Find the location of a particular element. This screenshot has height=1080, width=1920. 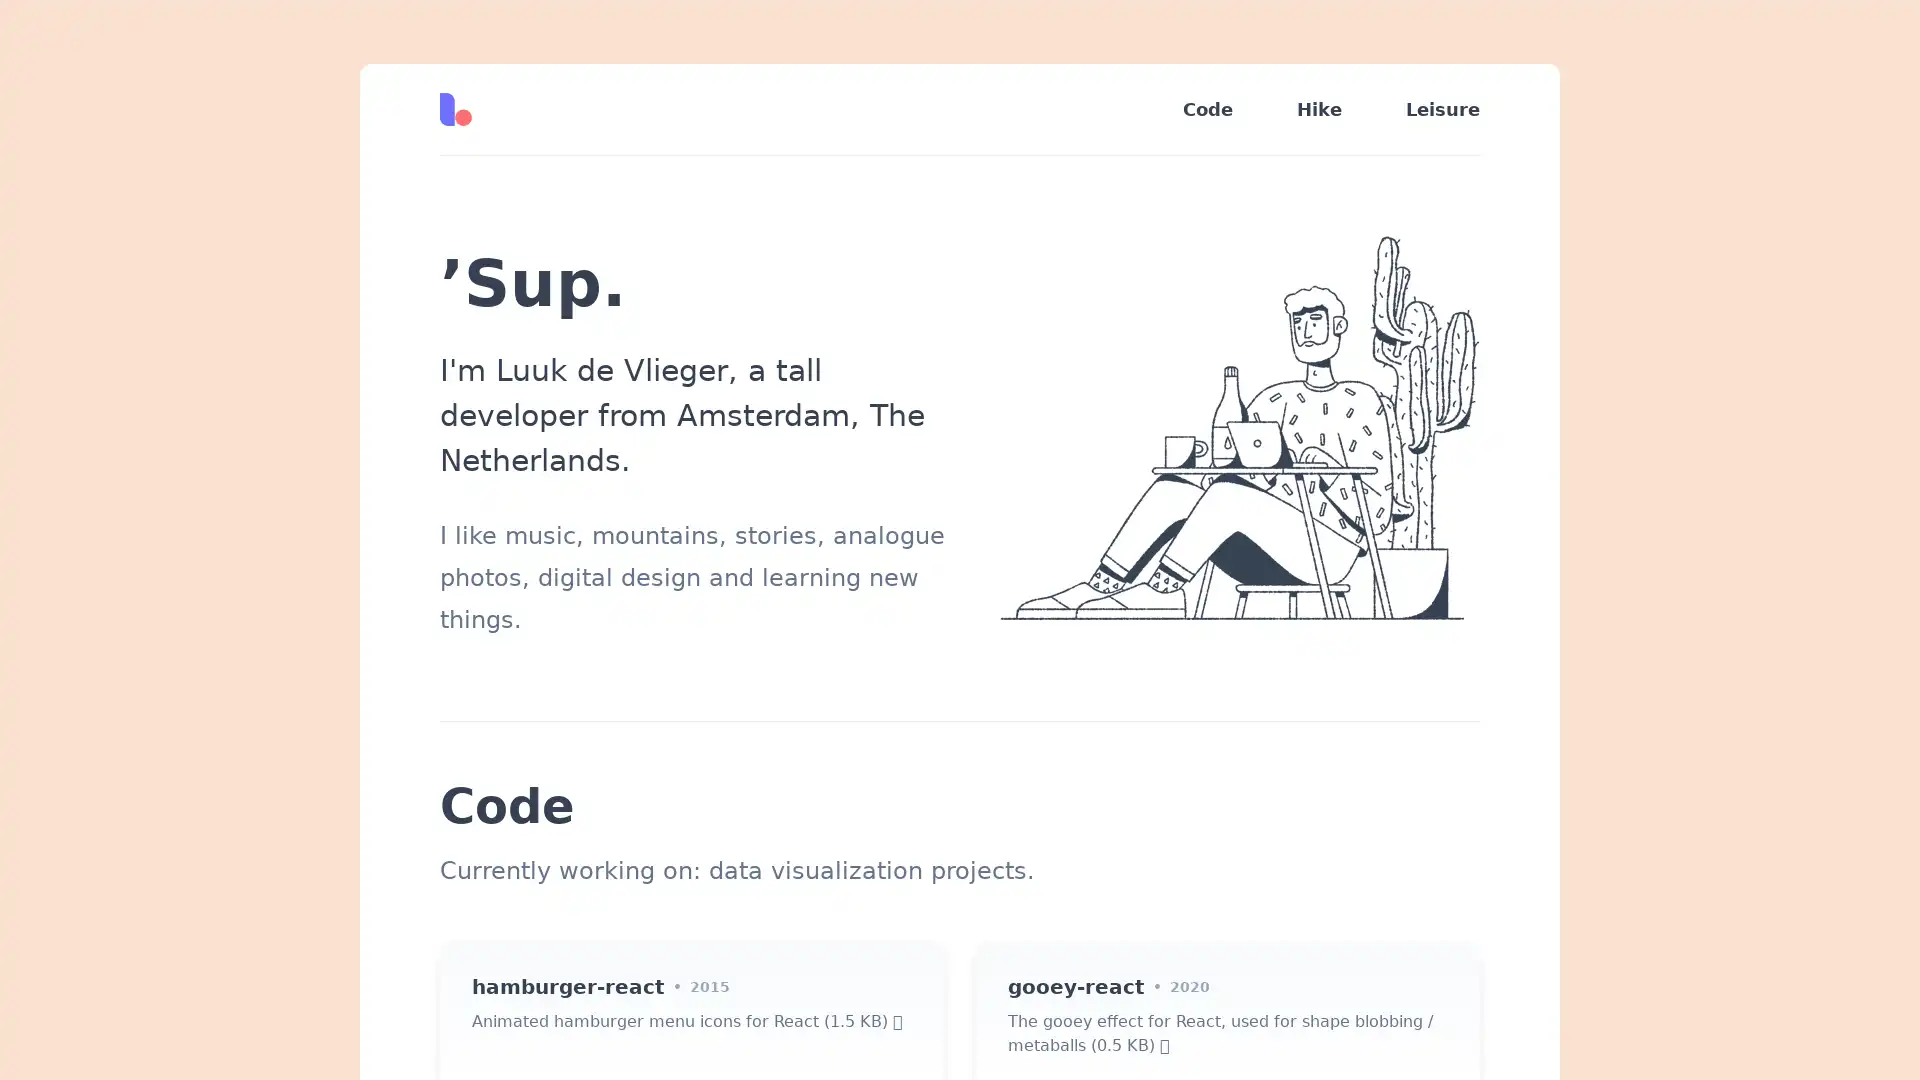

Leisure is located at coordinates (1425, 109).